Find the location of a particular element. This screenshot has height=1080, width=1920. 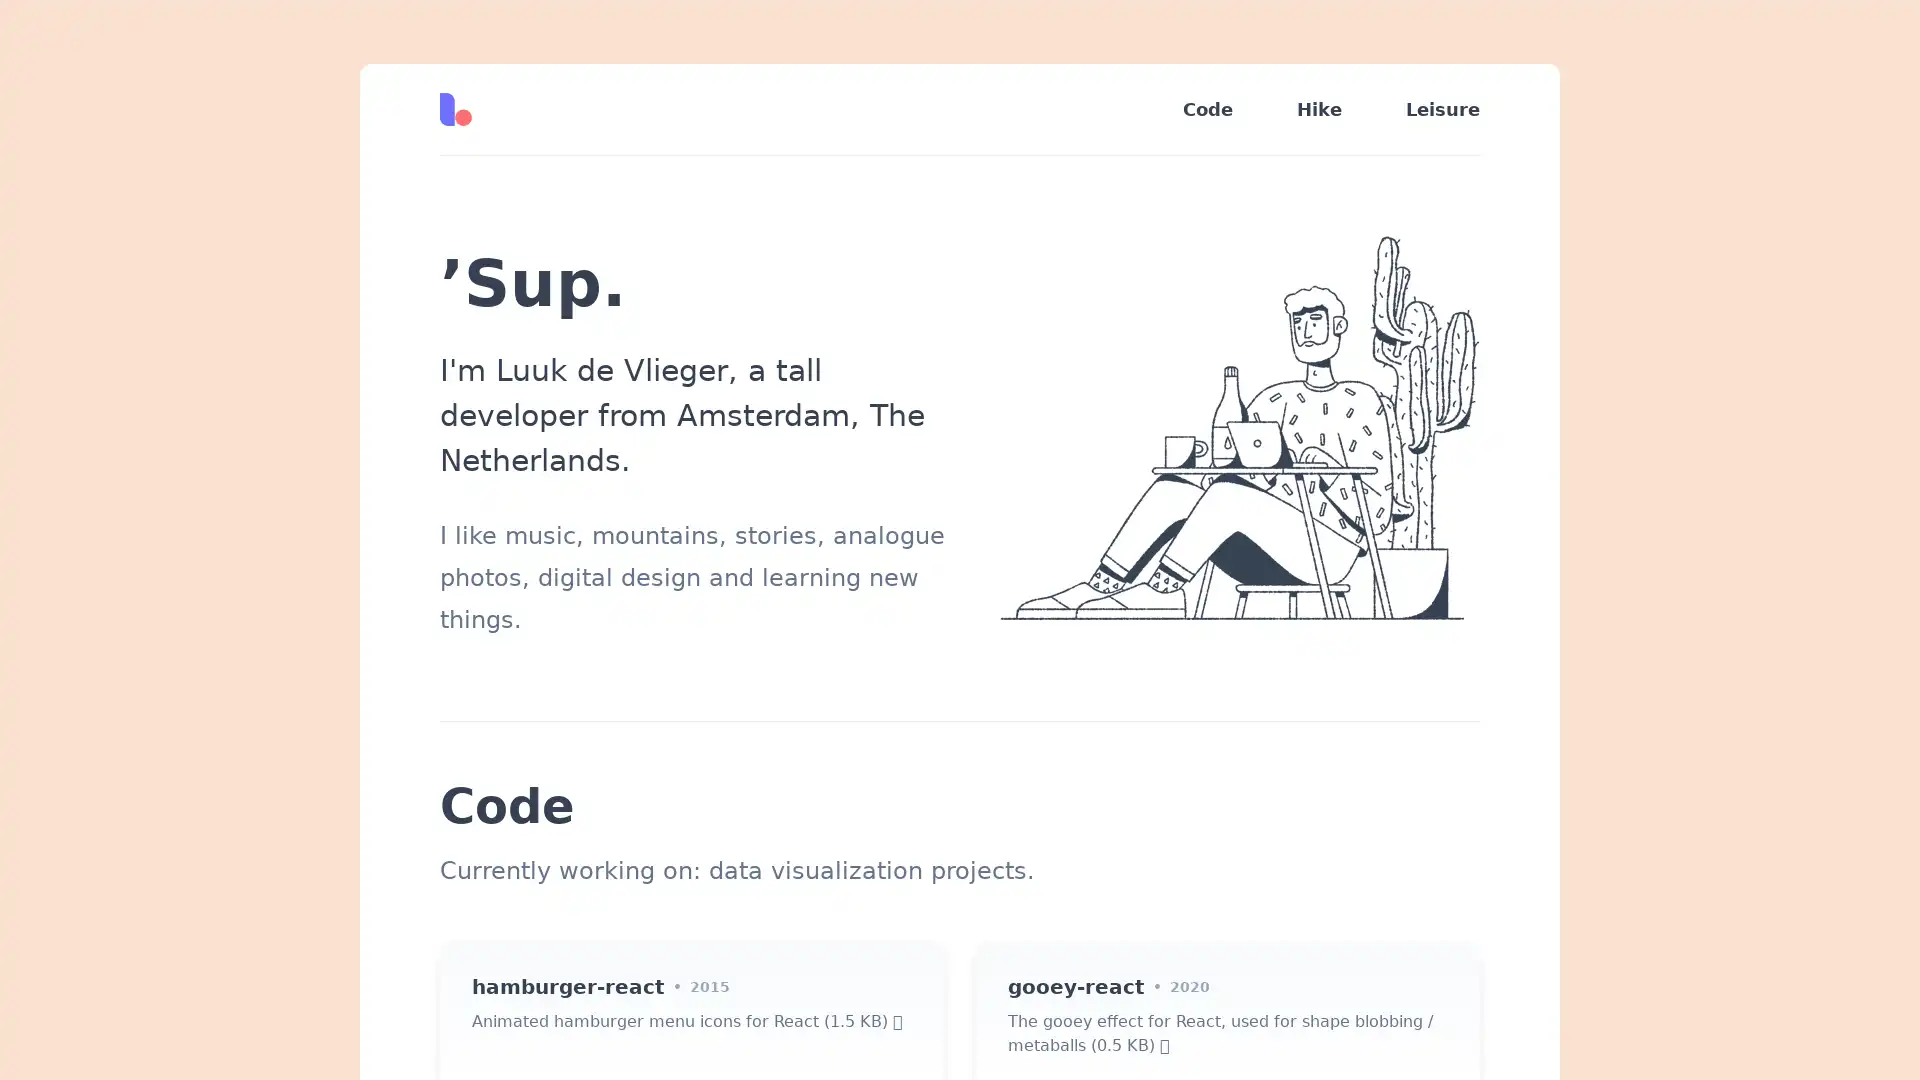

Leisure is located at coordinates (1425, 109).